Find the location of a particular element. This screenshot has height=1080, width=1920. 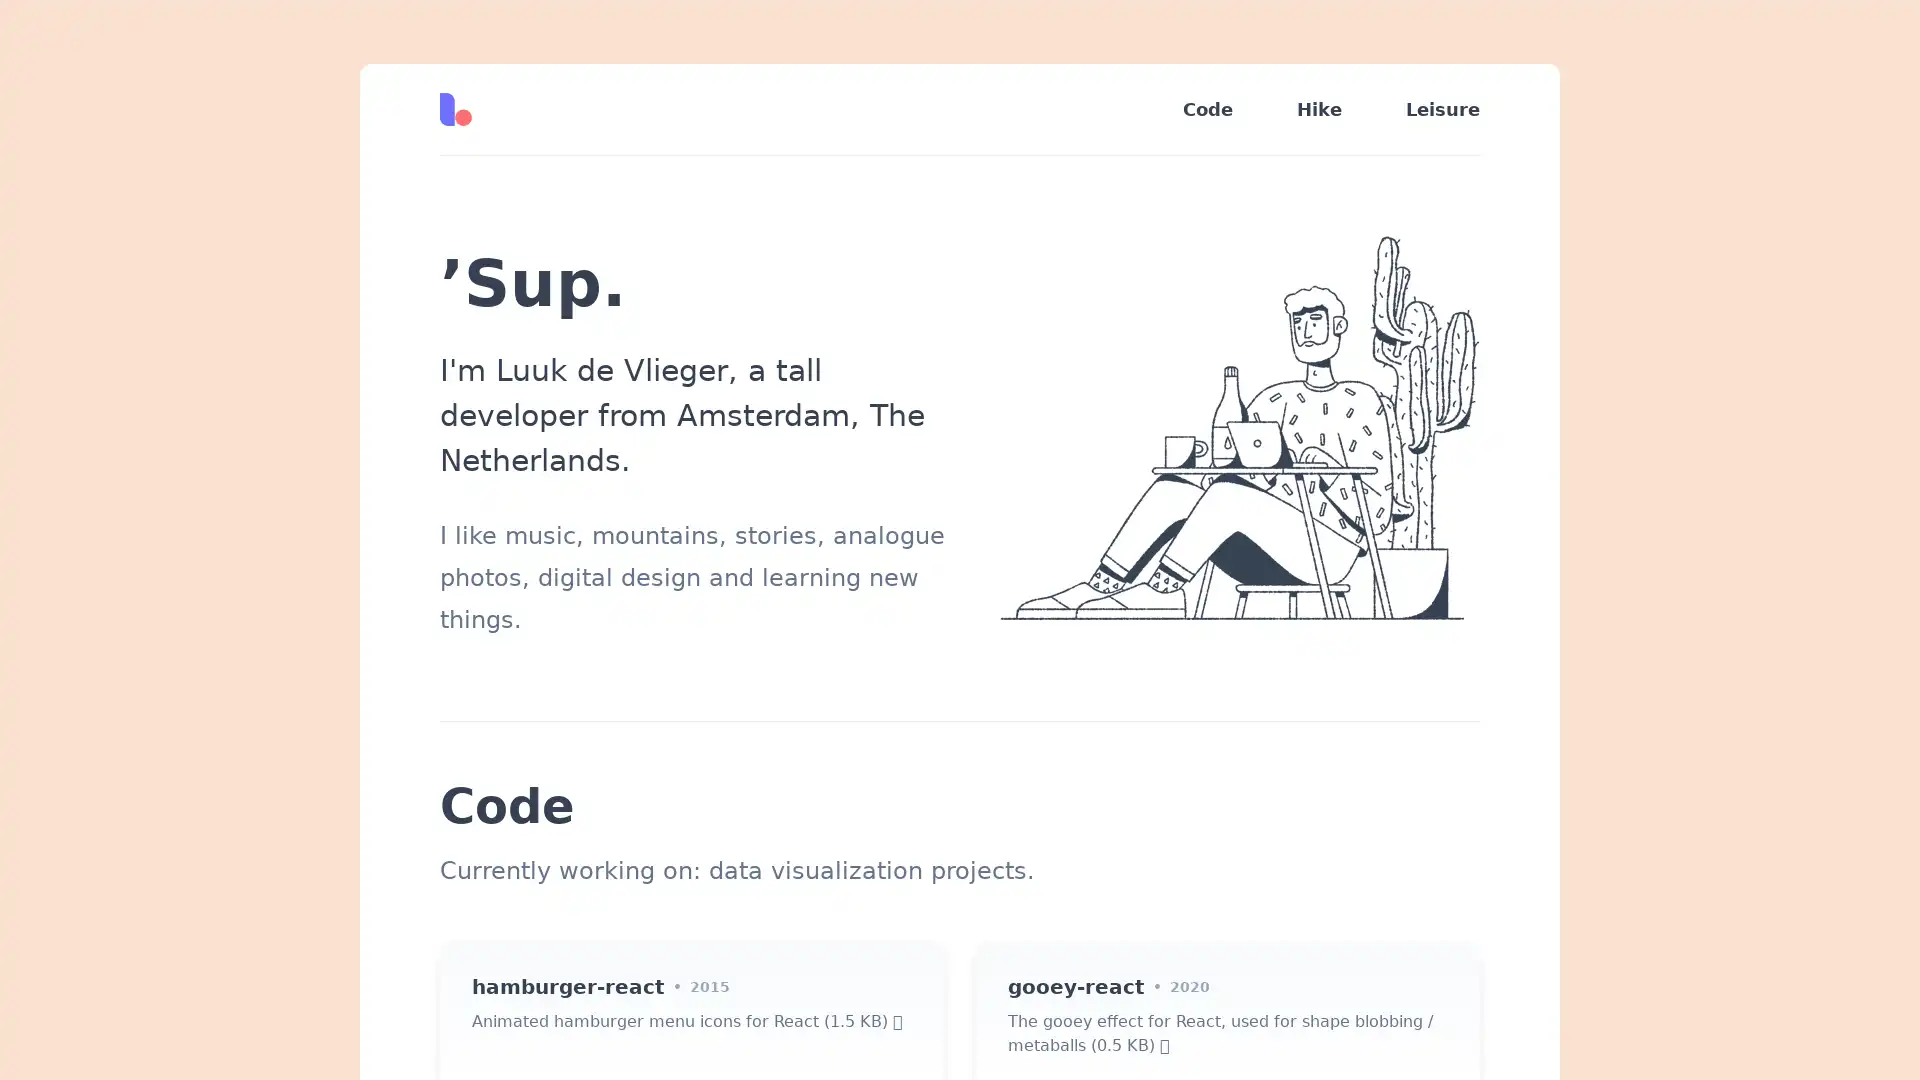

Leisure is located at coordinates (1425, 109).